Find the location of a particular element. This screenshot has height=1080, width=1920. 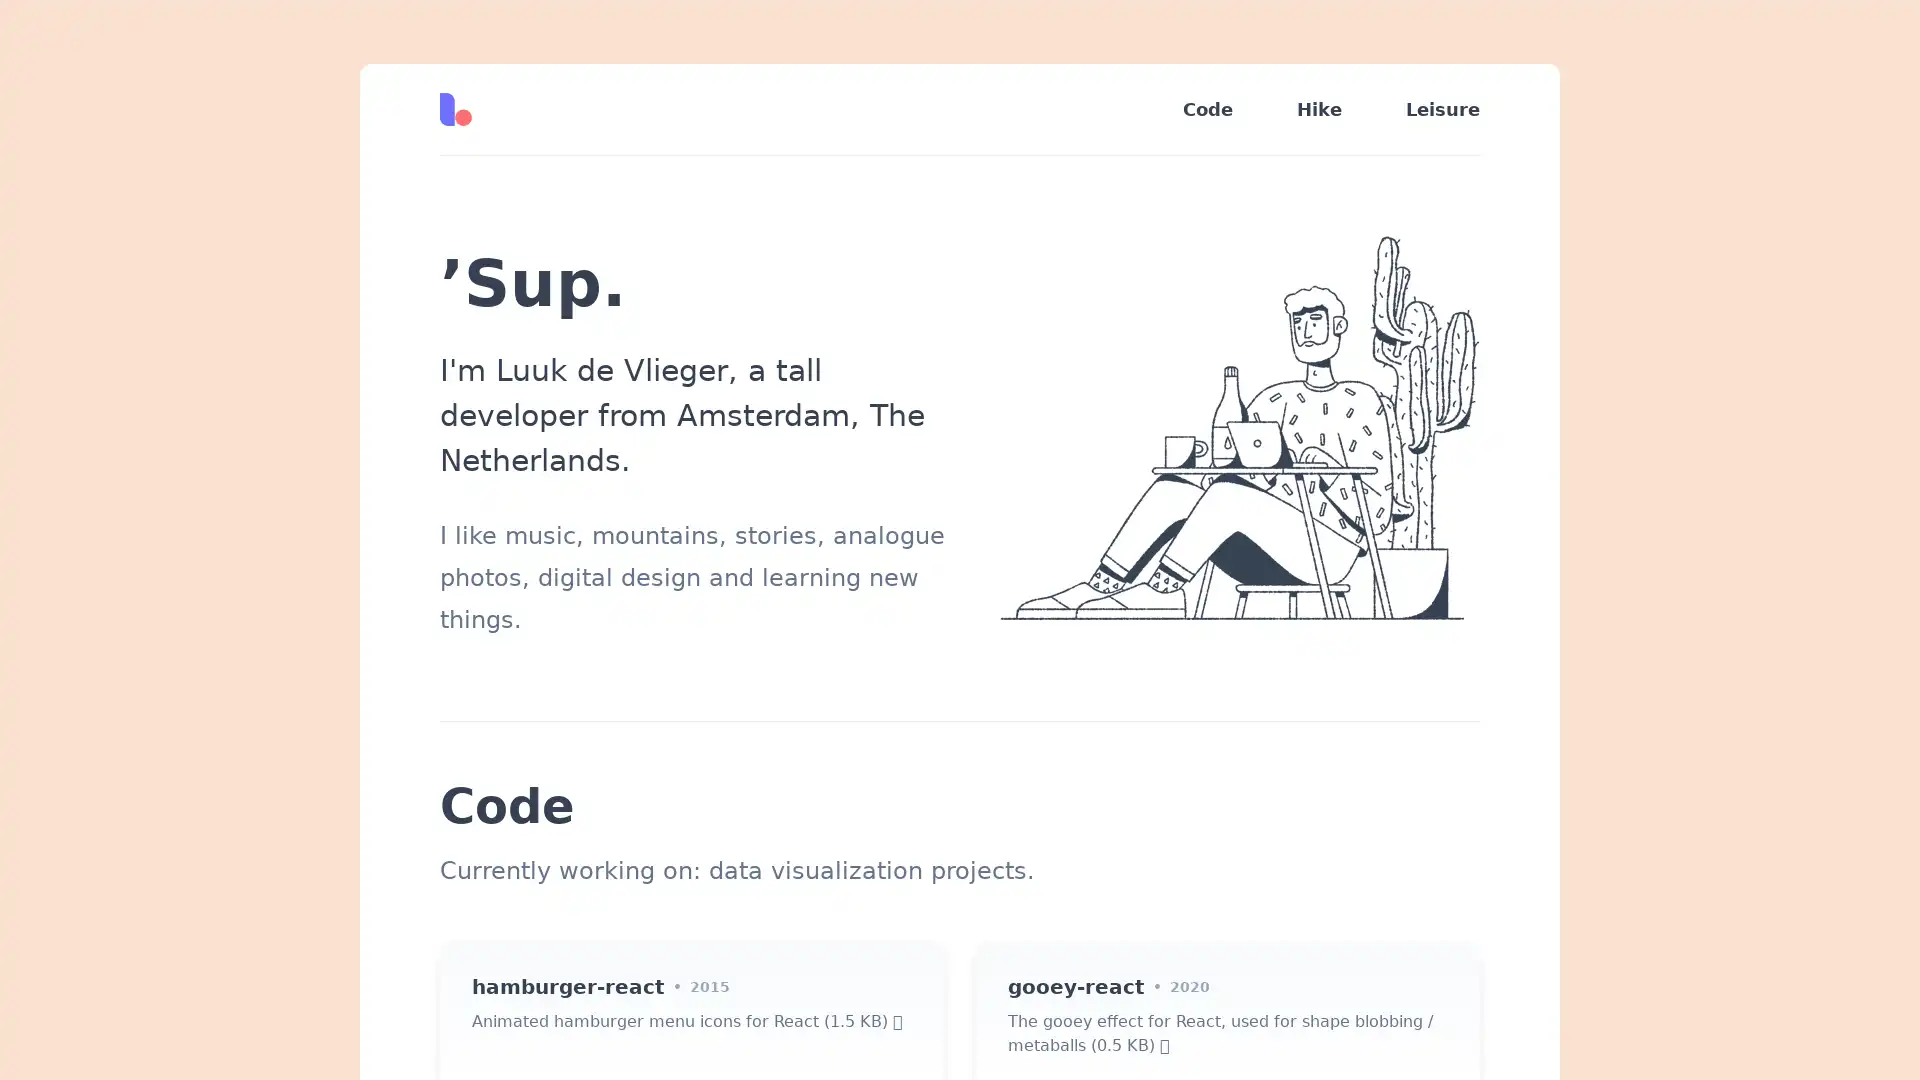

Leisure is located at coordinates (1425, 109).